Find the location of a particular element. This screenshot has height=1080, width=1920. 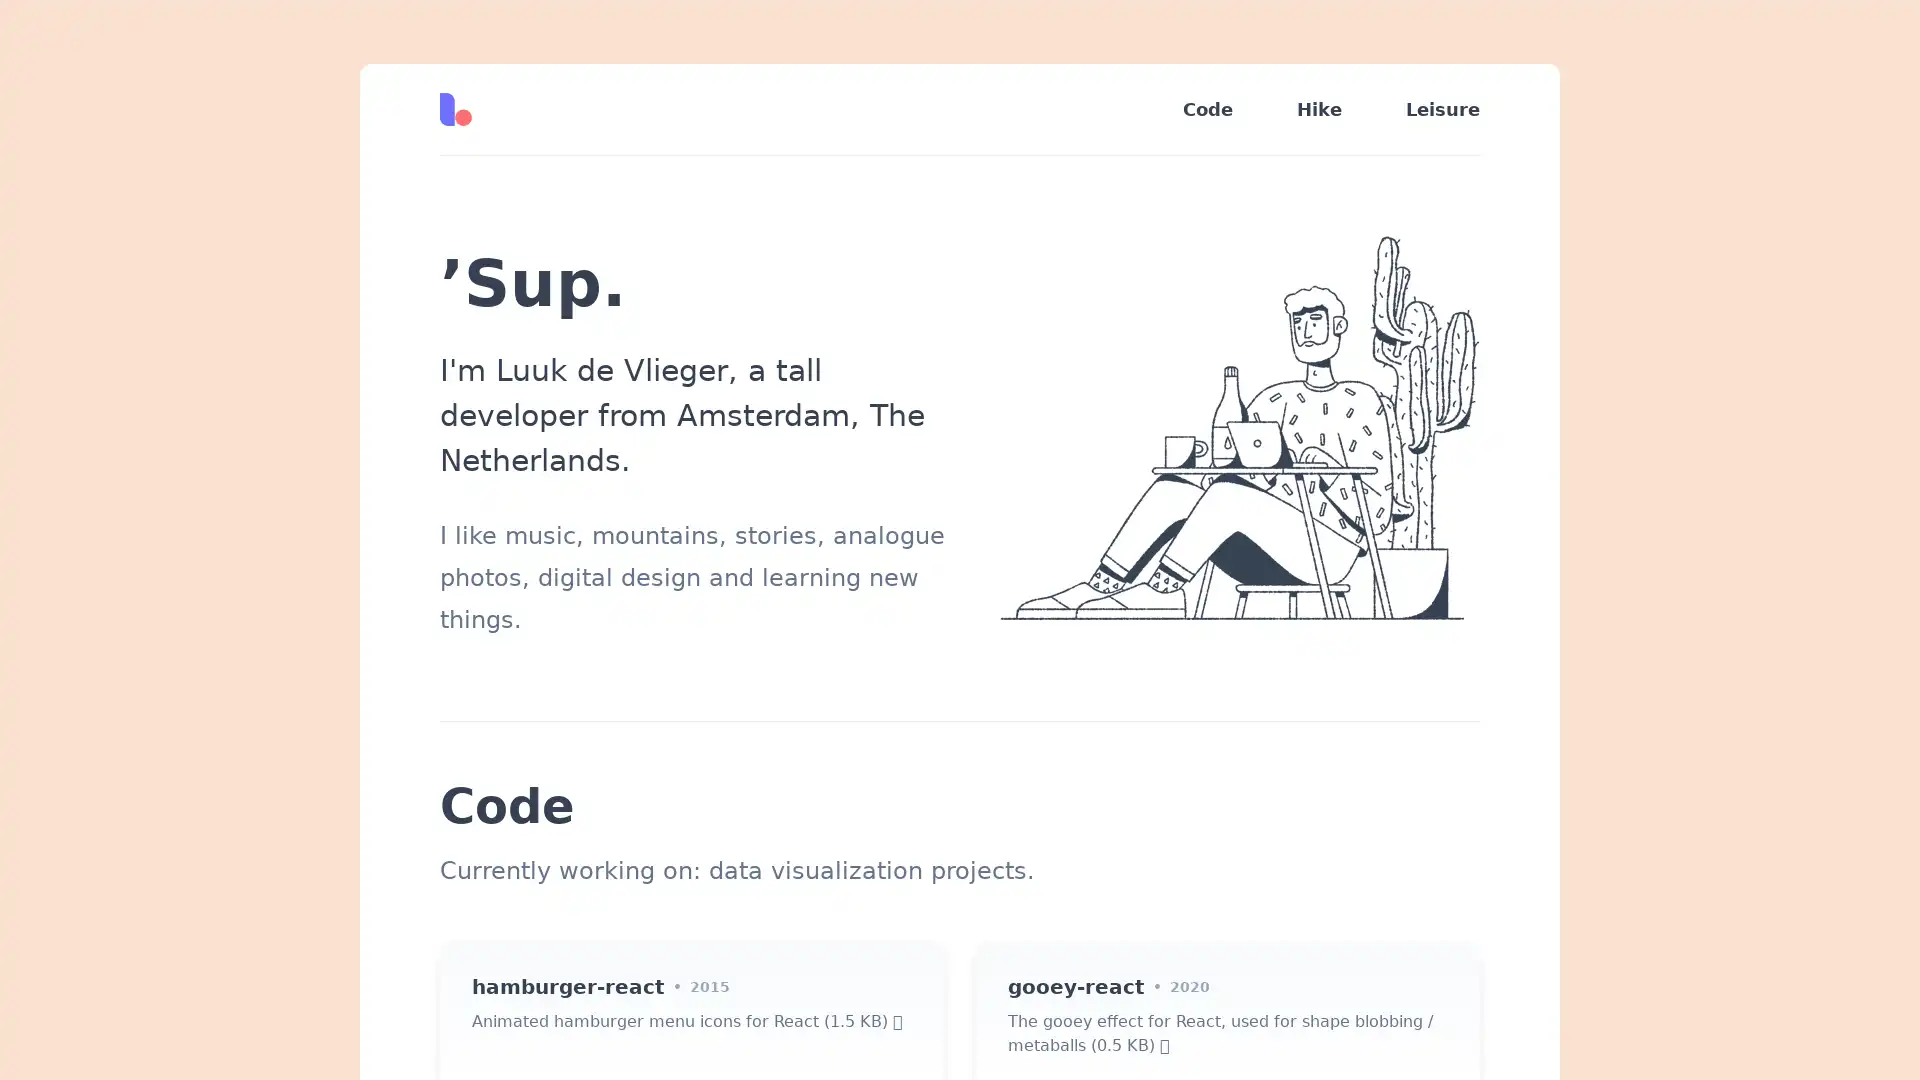

Leisure is located at coordinates (1425, 109).